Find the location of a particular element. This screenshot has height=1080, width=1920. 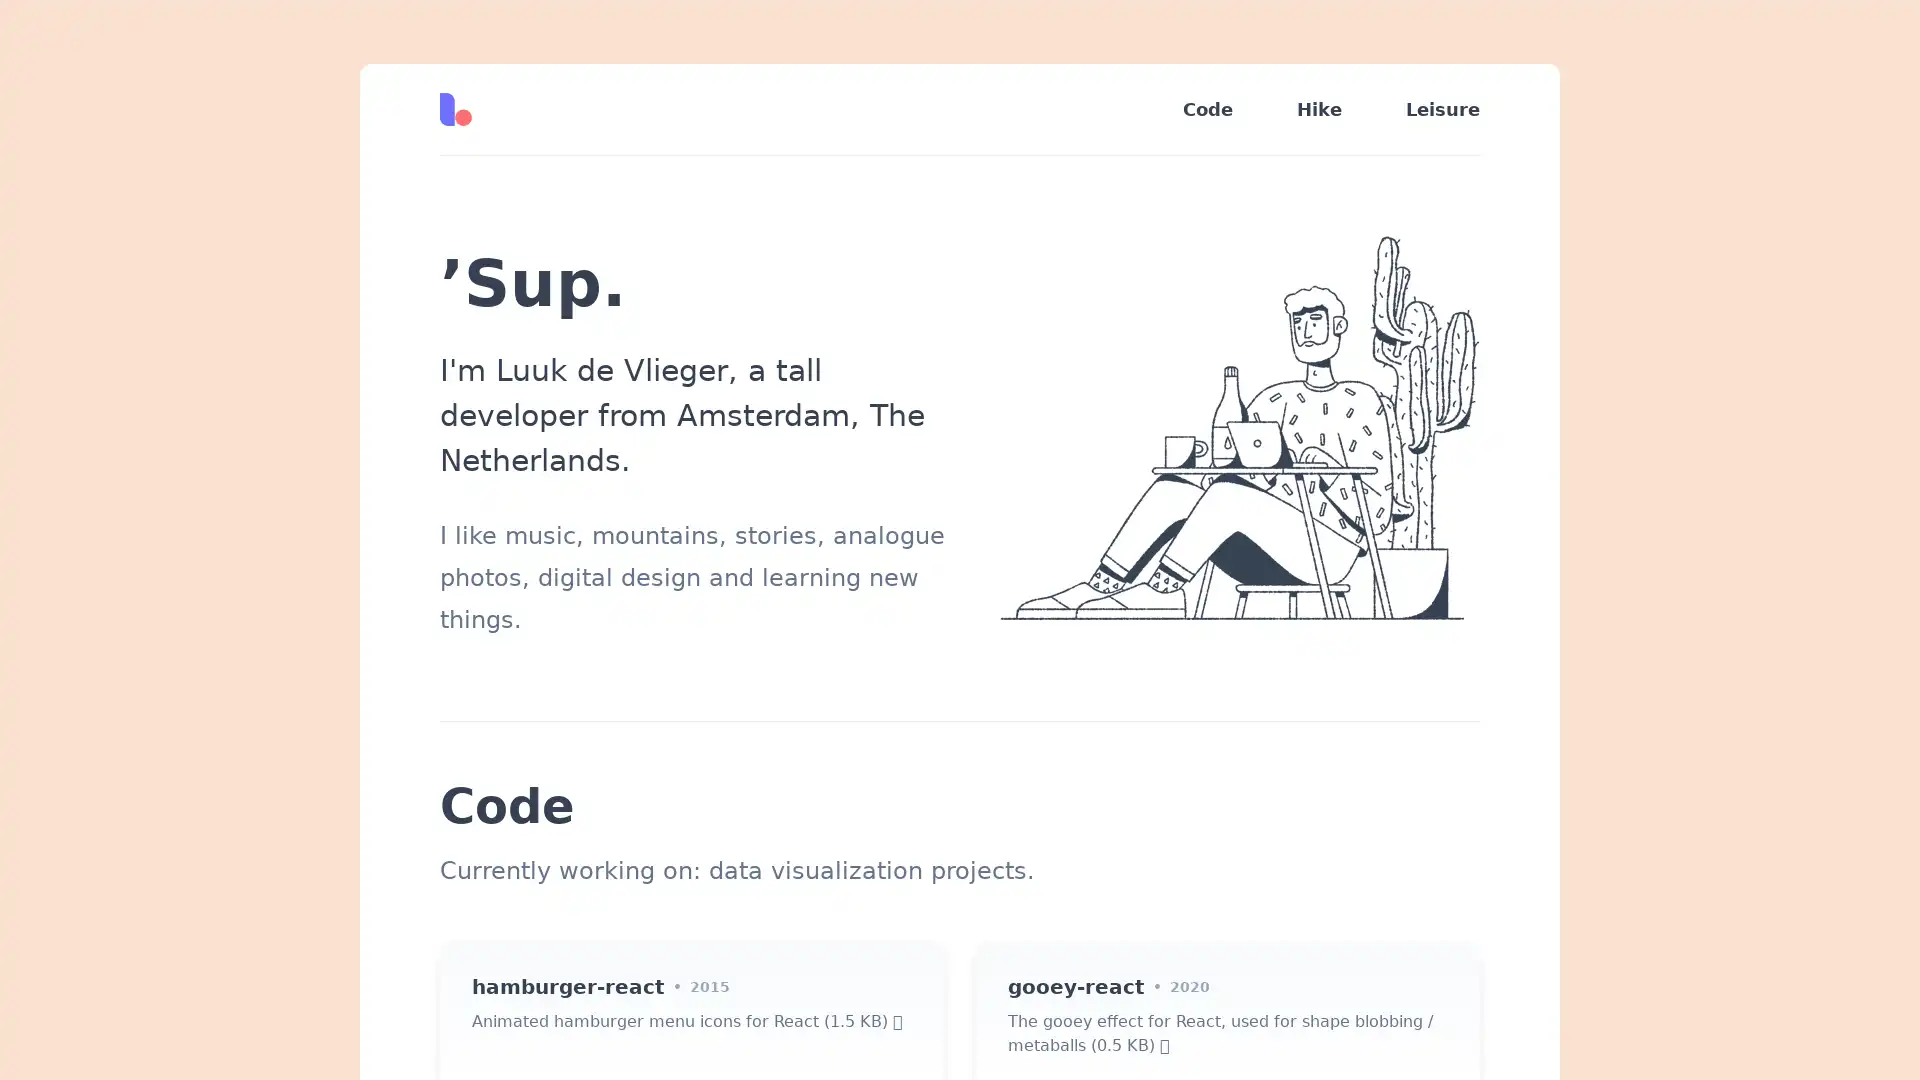

Leisure is located at coordinates (1425, 109).